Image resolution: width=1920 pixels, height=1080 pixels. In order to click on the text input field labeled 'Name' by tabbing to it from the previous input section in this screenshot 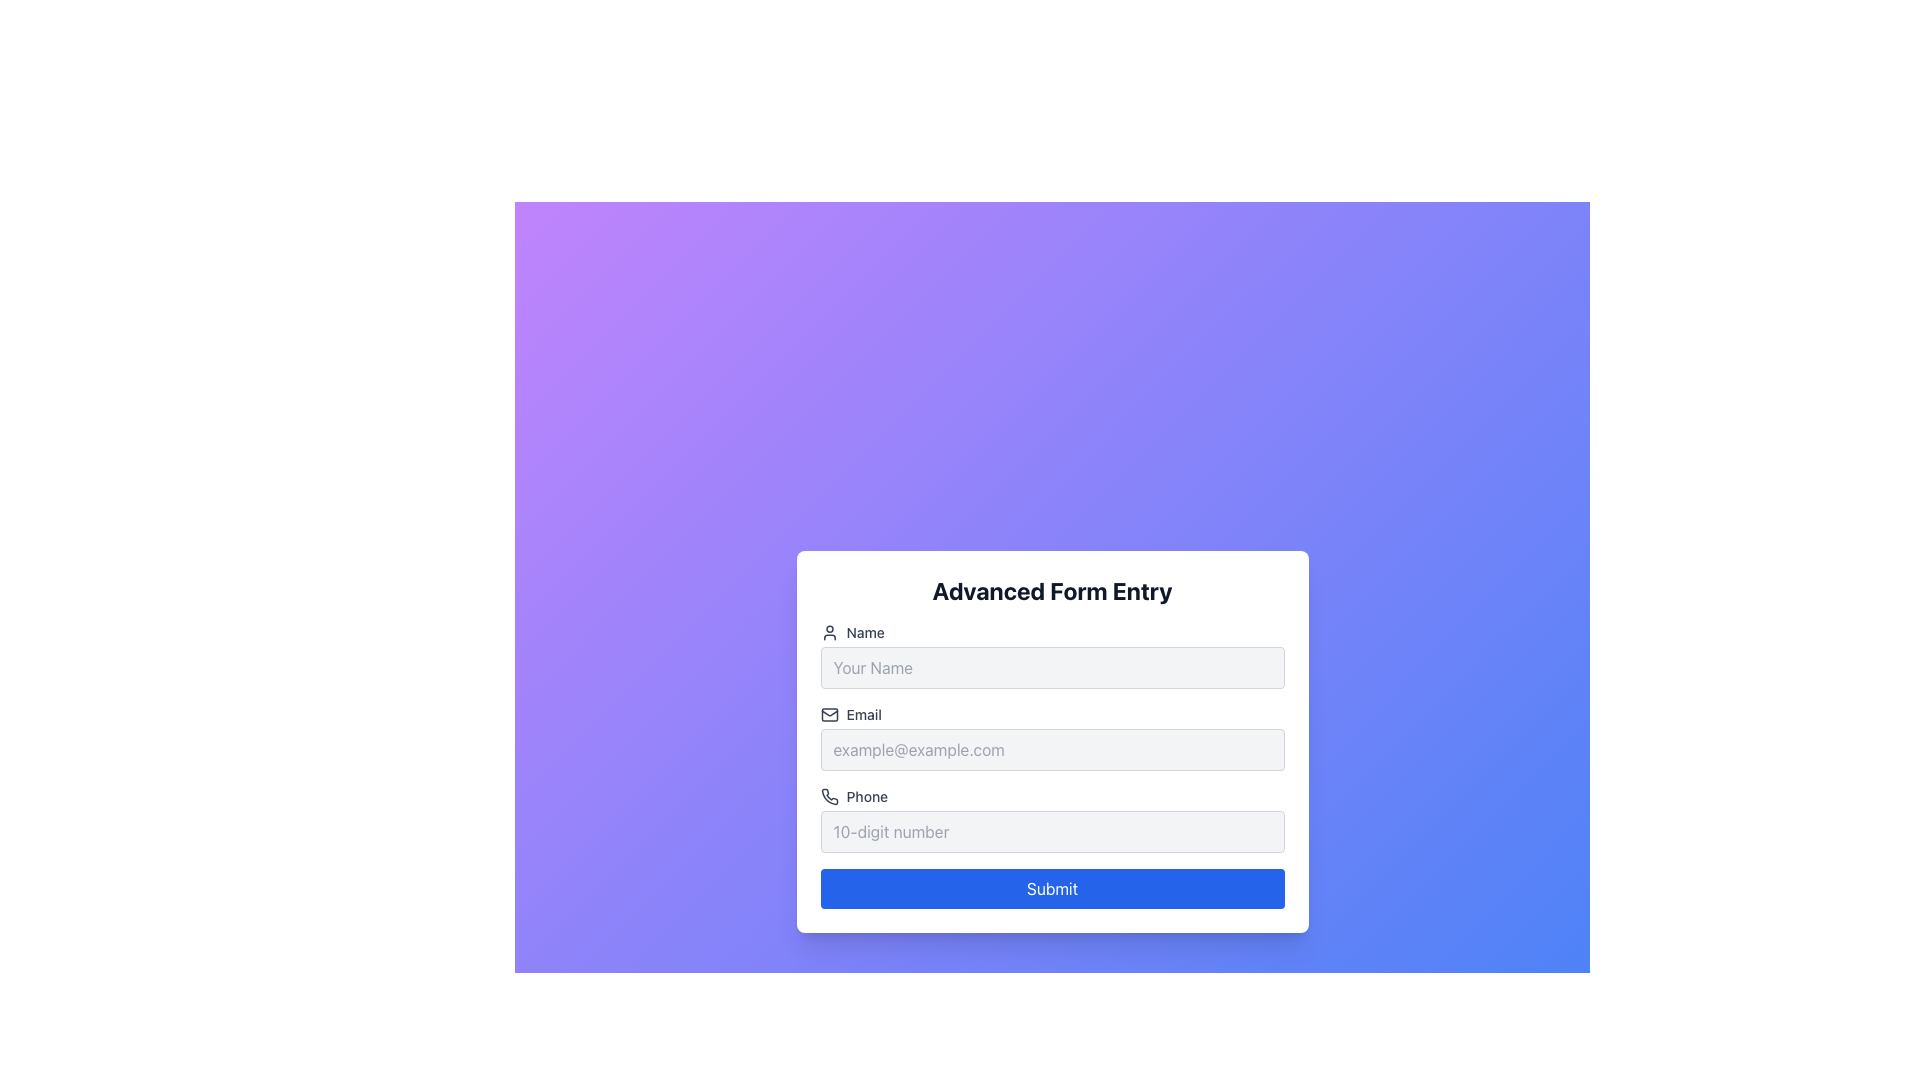, I will do `click(1051, 655)`.